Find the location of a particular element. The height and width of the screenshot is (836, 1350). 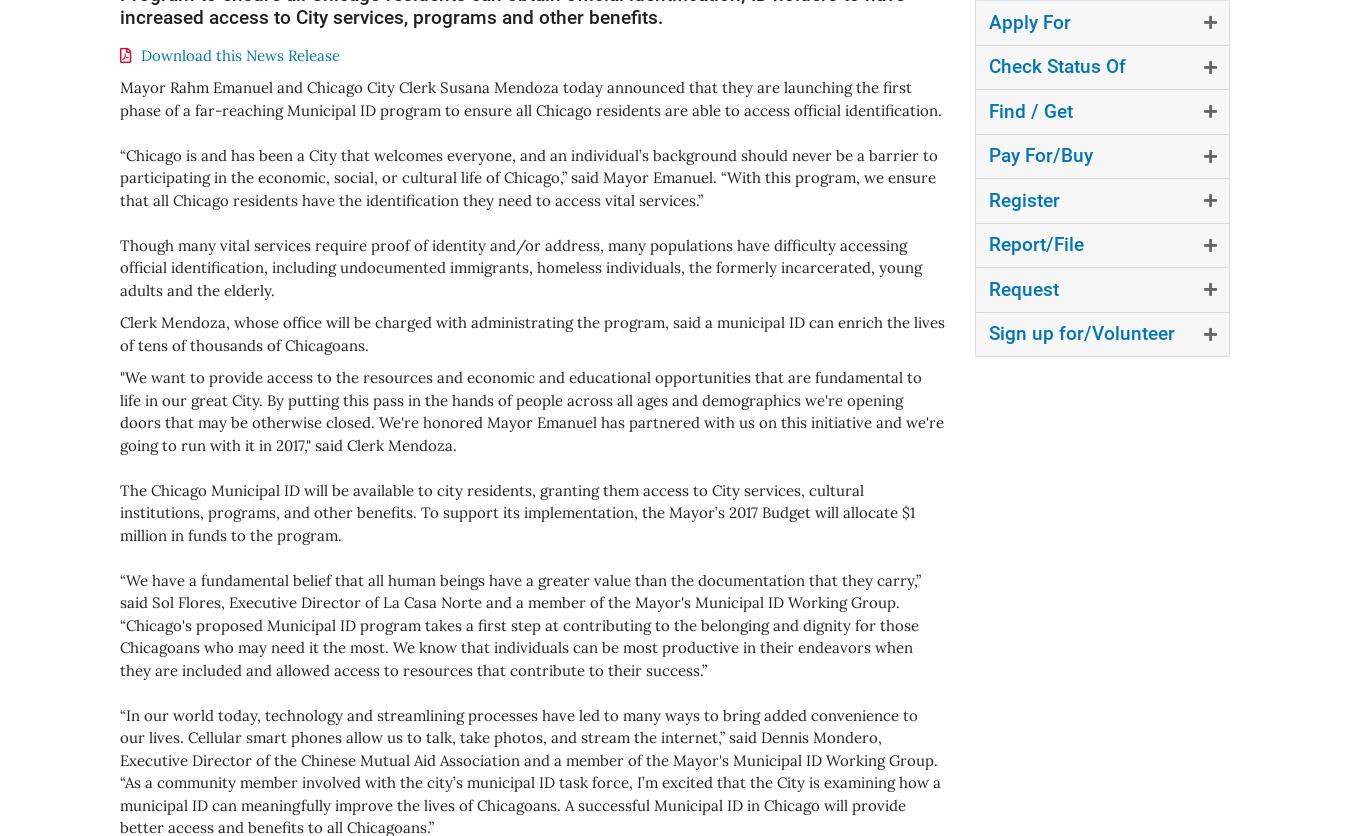

'Though many vital services require proof of identity and/or address, many populations have difficulty accessing official identification, including undocumented immigrants, homeless individuals, the formerly incarcerated, young adults and the elderly.' is located at coordinates (120, 267).